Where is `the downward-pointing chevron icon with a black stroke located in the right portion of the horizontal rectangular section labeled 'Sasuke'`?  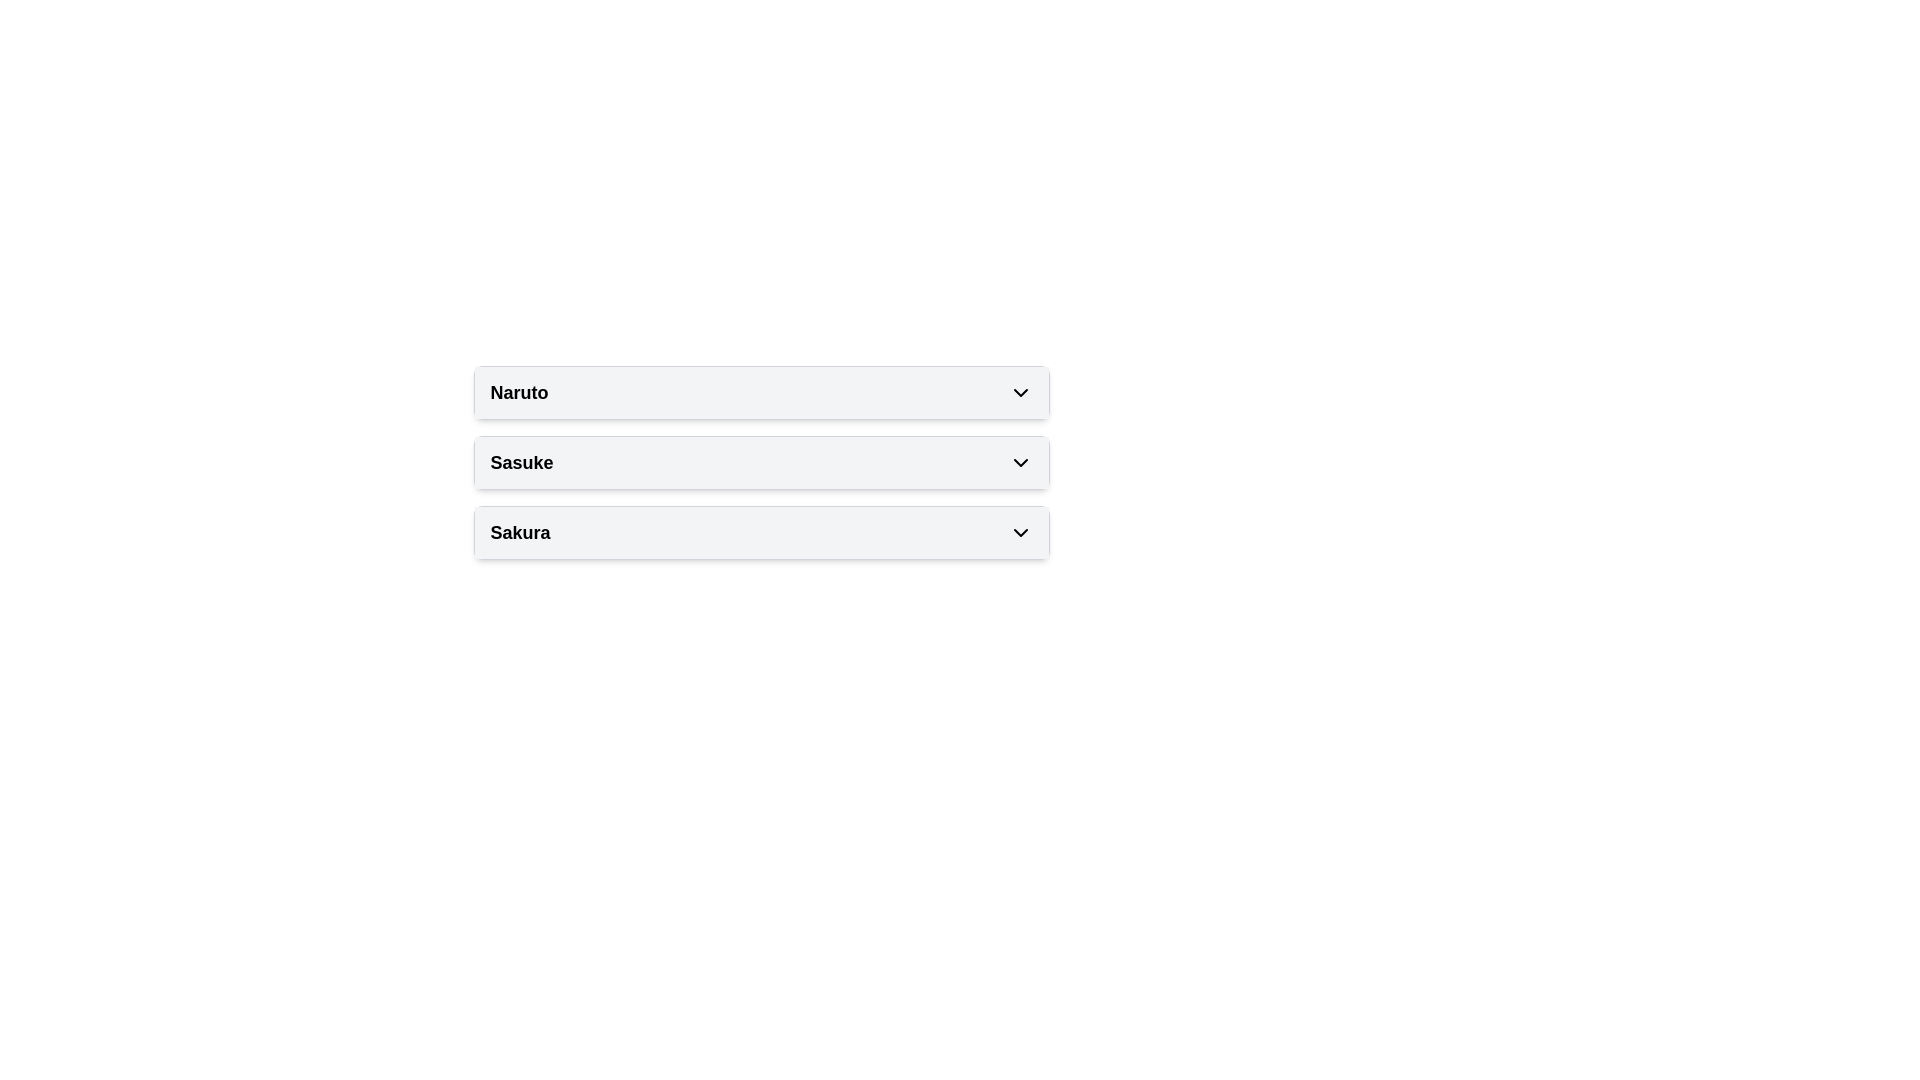
the downward-pointing chevron icon with a black stroke located in the right portion of the horizontal rectangular section labeled 'Sasuke' is located at coordinates (1020, 462).